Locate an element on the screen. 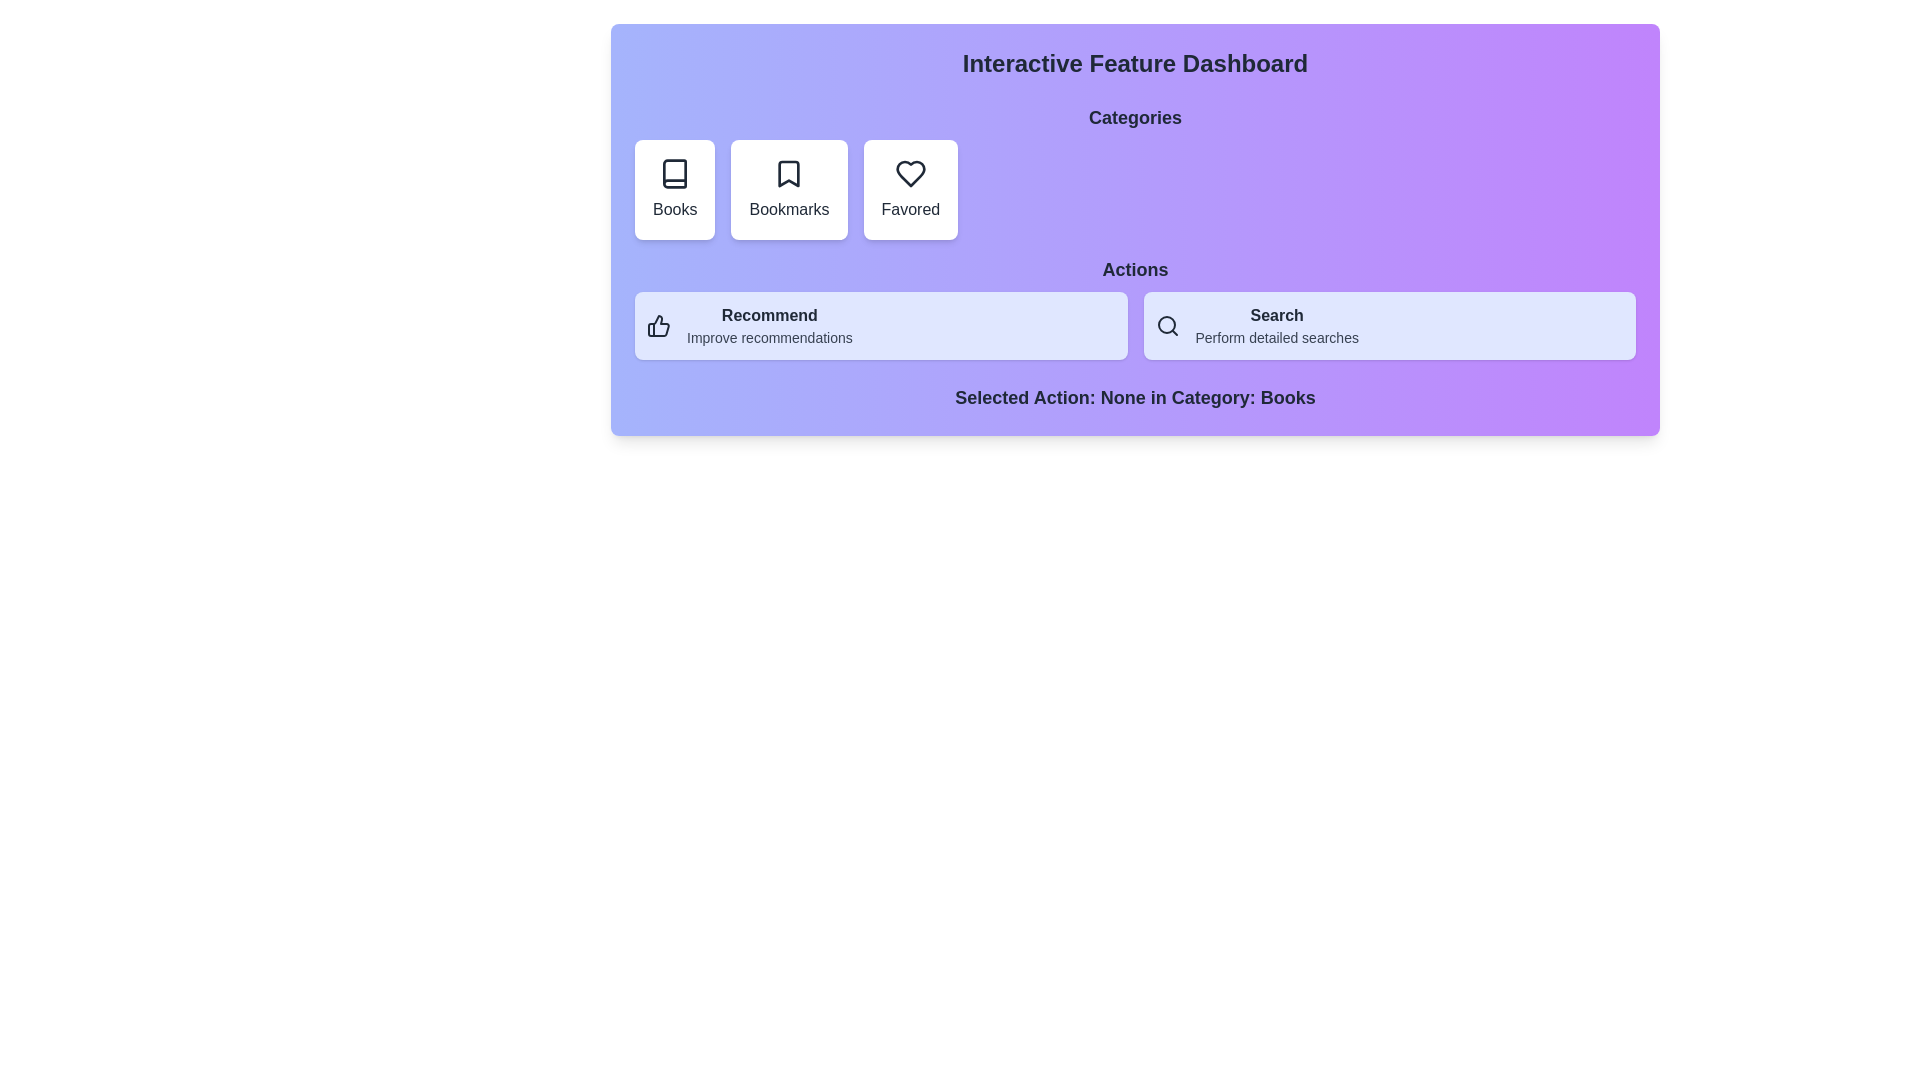  'Books' text label located at the bottom of the white card in the 'Categories' section is located at coordinates (675, 209).